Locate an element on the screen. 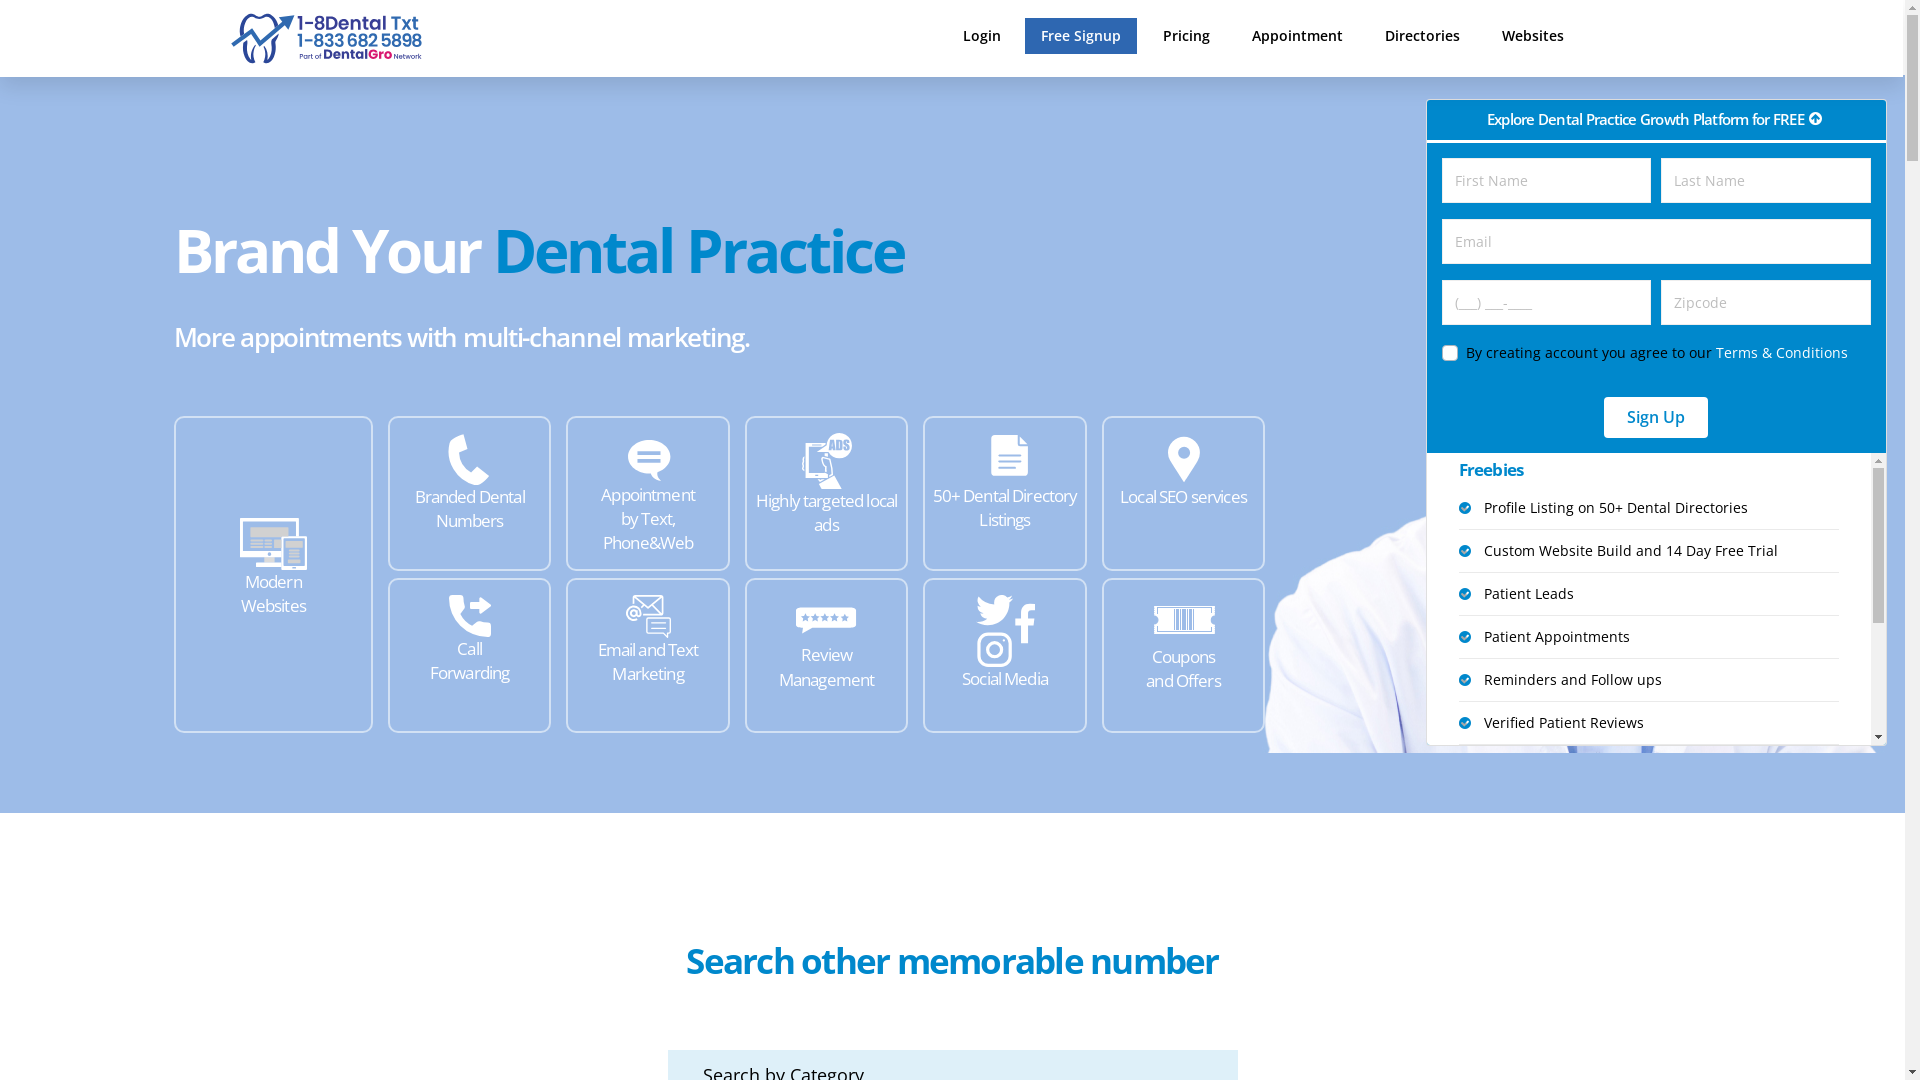 Image resolution: width=1920 pixels, height=1080 pixels. 'Explore Dental Practice Growth Platform for FREE' is located at coordinates (1656, 119).